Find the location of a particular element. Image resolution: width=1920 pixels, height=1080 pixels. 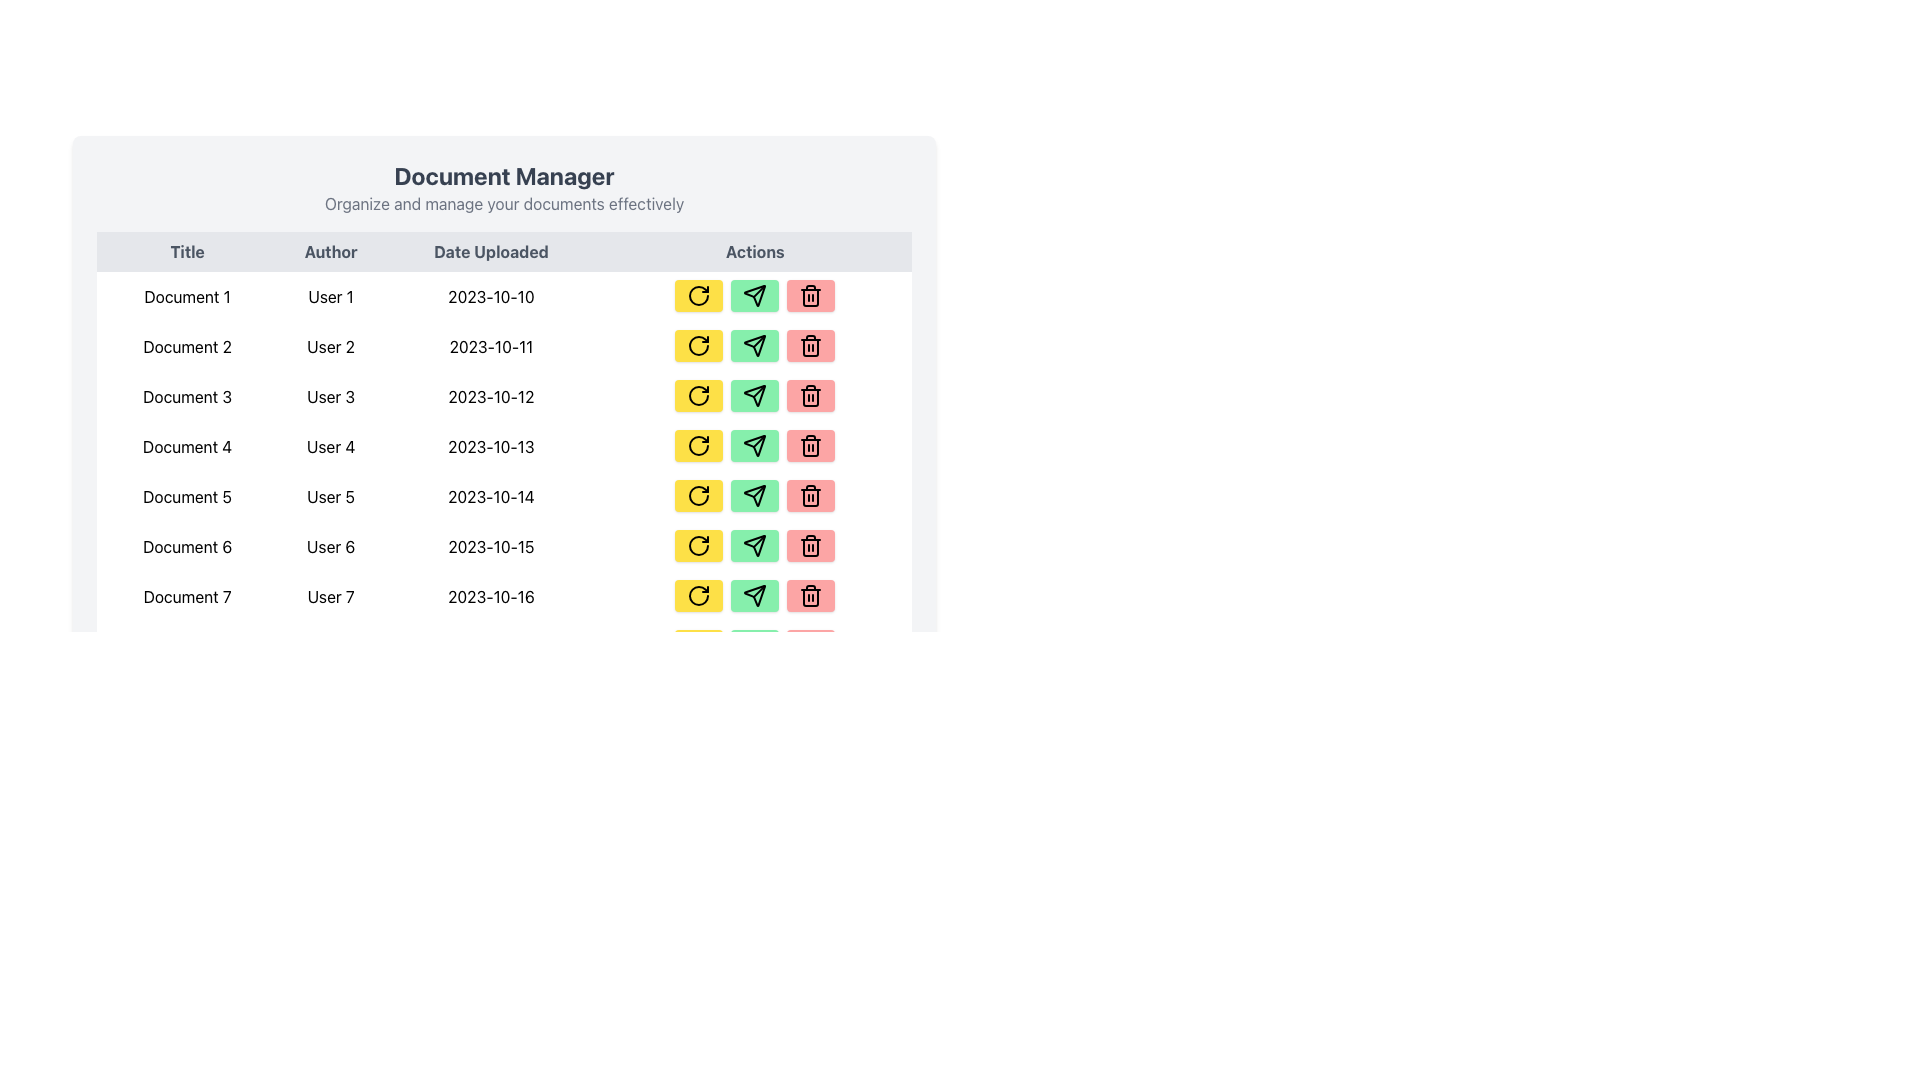

the green rounded rectangular button with a paper plane icon, located between the yellow refresh button and the red delete button is located at coordinates (754, 345).